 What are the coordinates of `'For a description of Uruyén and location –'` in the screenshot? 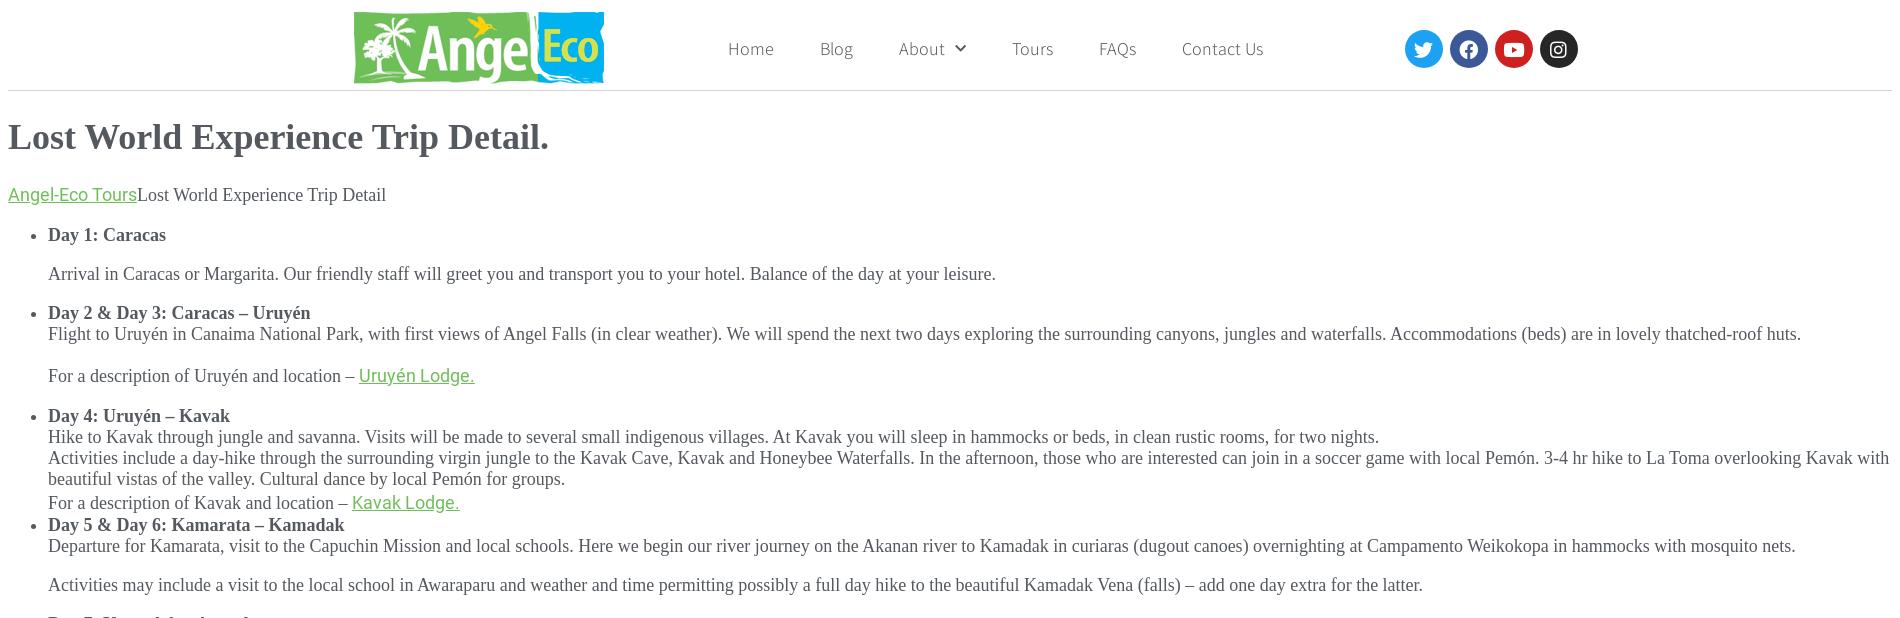 It's located at (202, 374).